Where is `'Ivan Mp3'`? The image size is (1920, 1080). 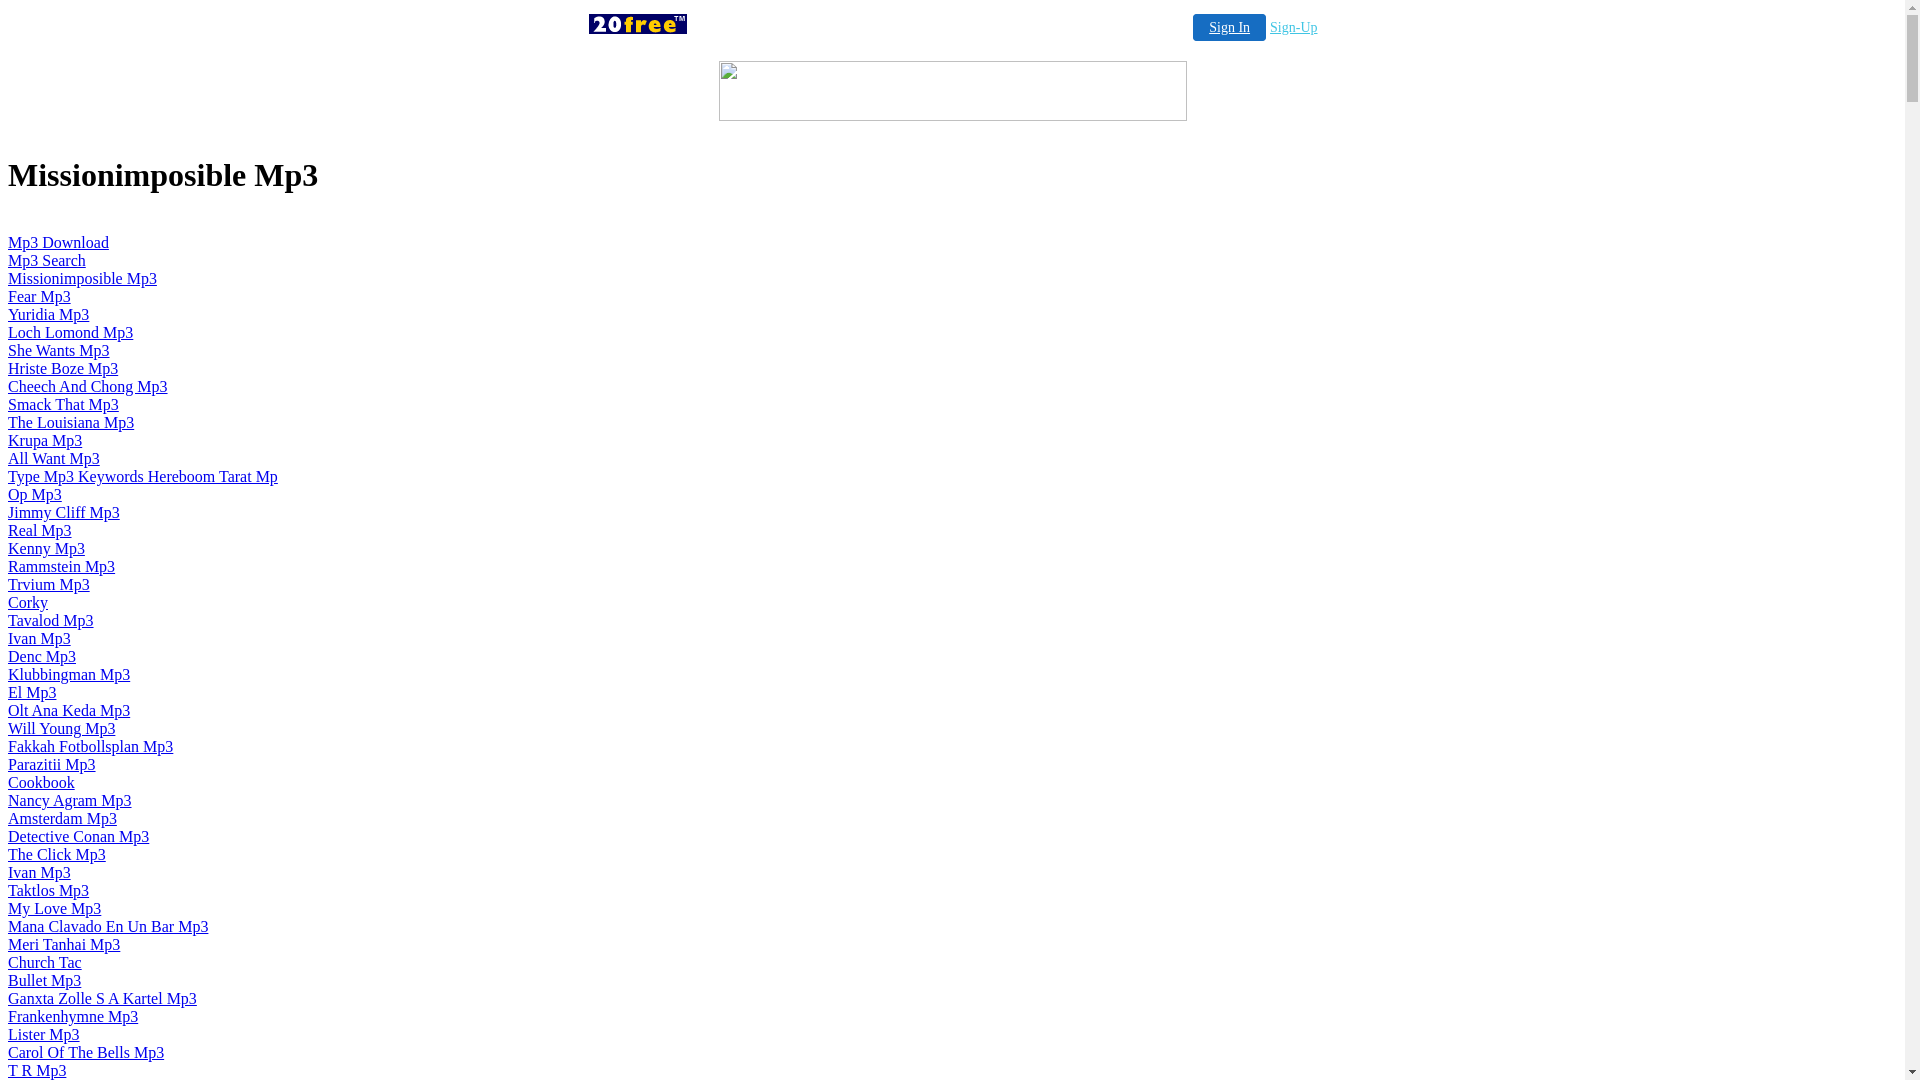
'Ivan Mp3' is located at coordinates (39, 871).